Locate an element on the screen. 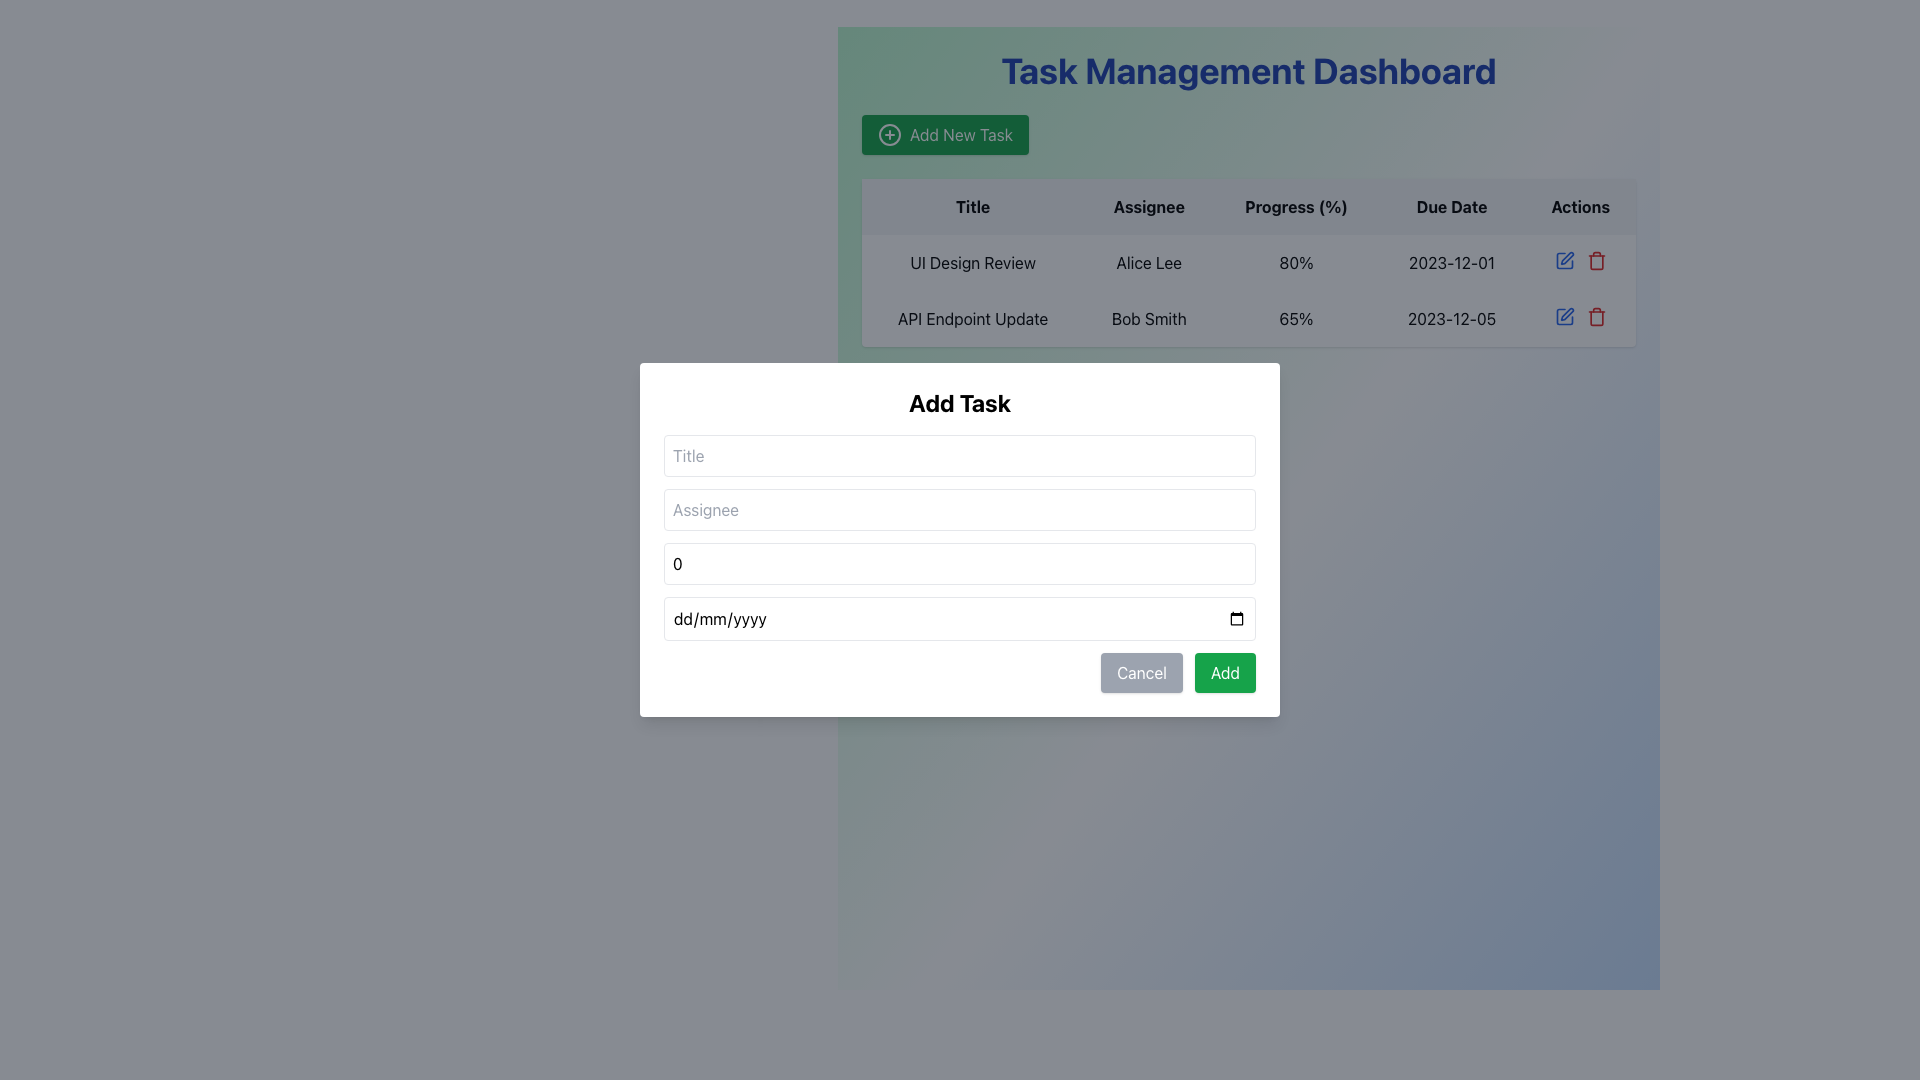 This screenshot has height=1080, width=1920. the second row of the task table, which displays details about the task including title, assignee, progress, and due date, to trigger actions related to the task is located at coordinates (1247, 318).